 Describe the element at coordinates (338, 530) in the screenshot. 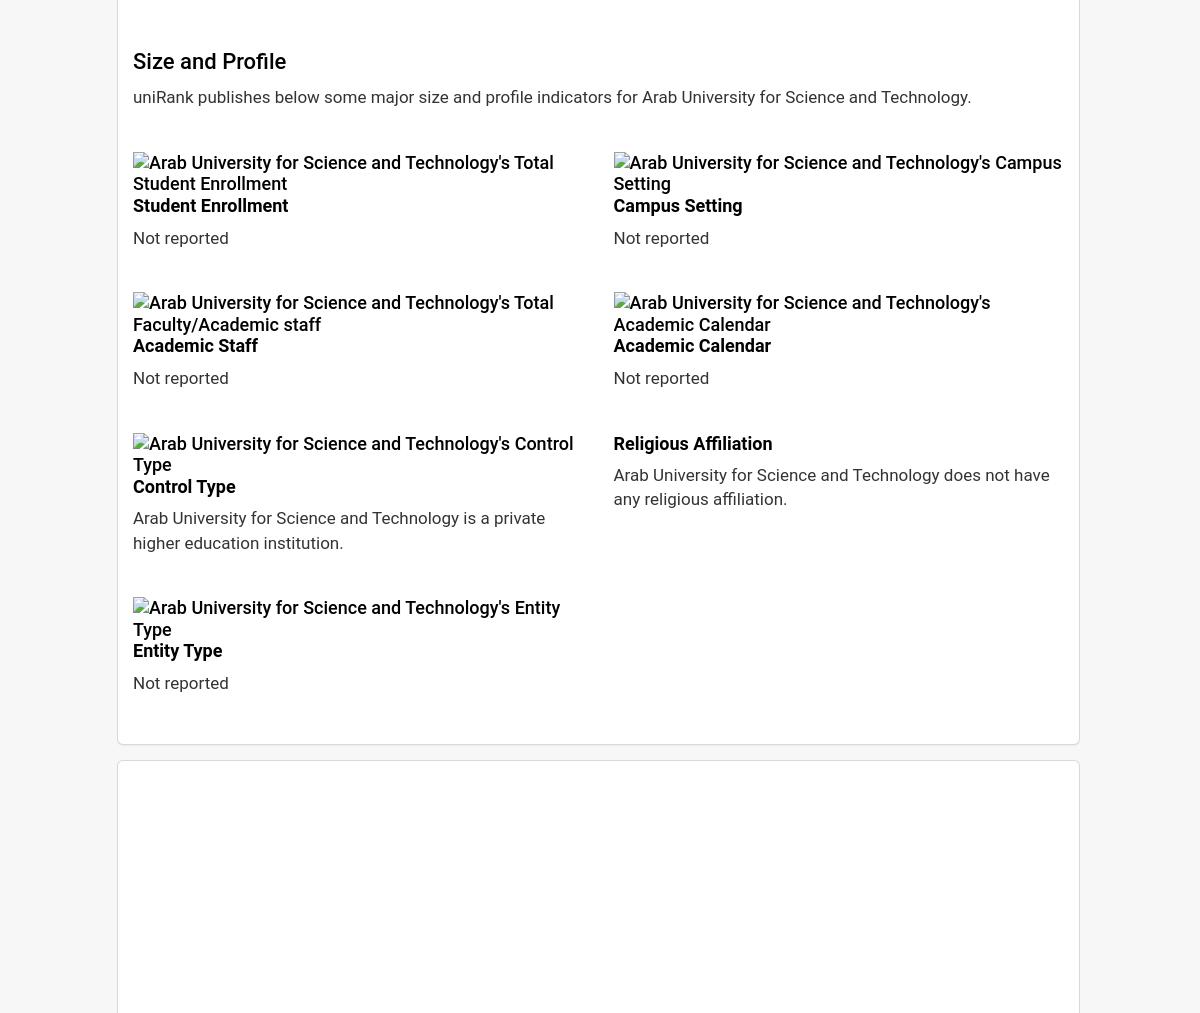

I see `'Arab University for Science and Technology is a private higher education institution.'` at that location.